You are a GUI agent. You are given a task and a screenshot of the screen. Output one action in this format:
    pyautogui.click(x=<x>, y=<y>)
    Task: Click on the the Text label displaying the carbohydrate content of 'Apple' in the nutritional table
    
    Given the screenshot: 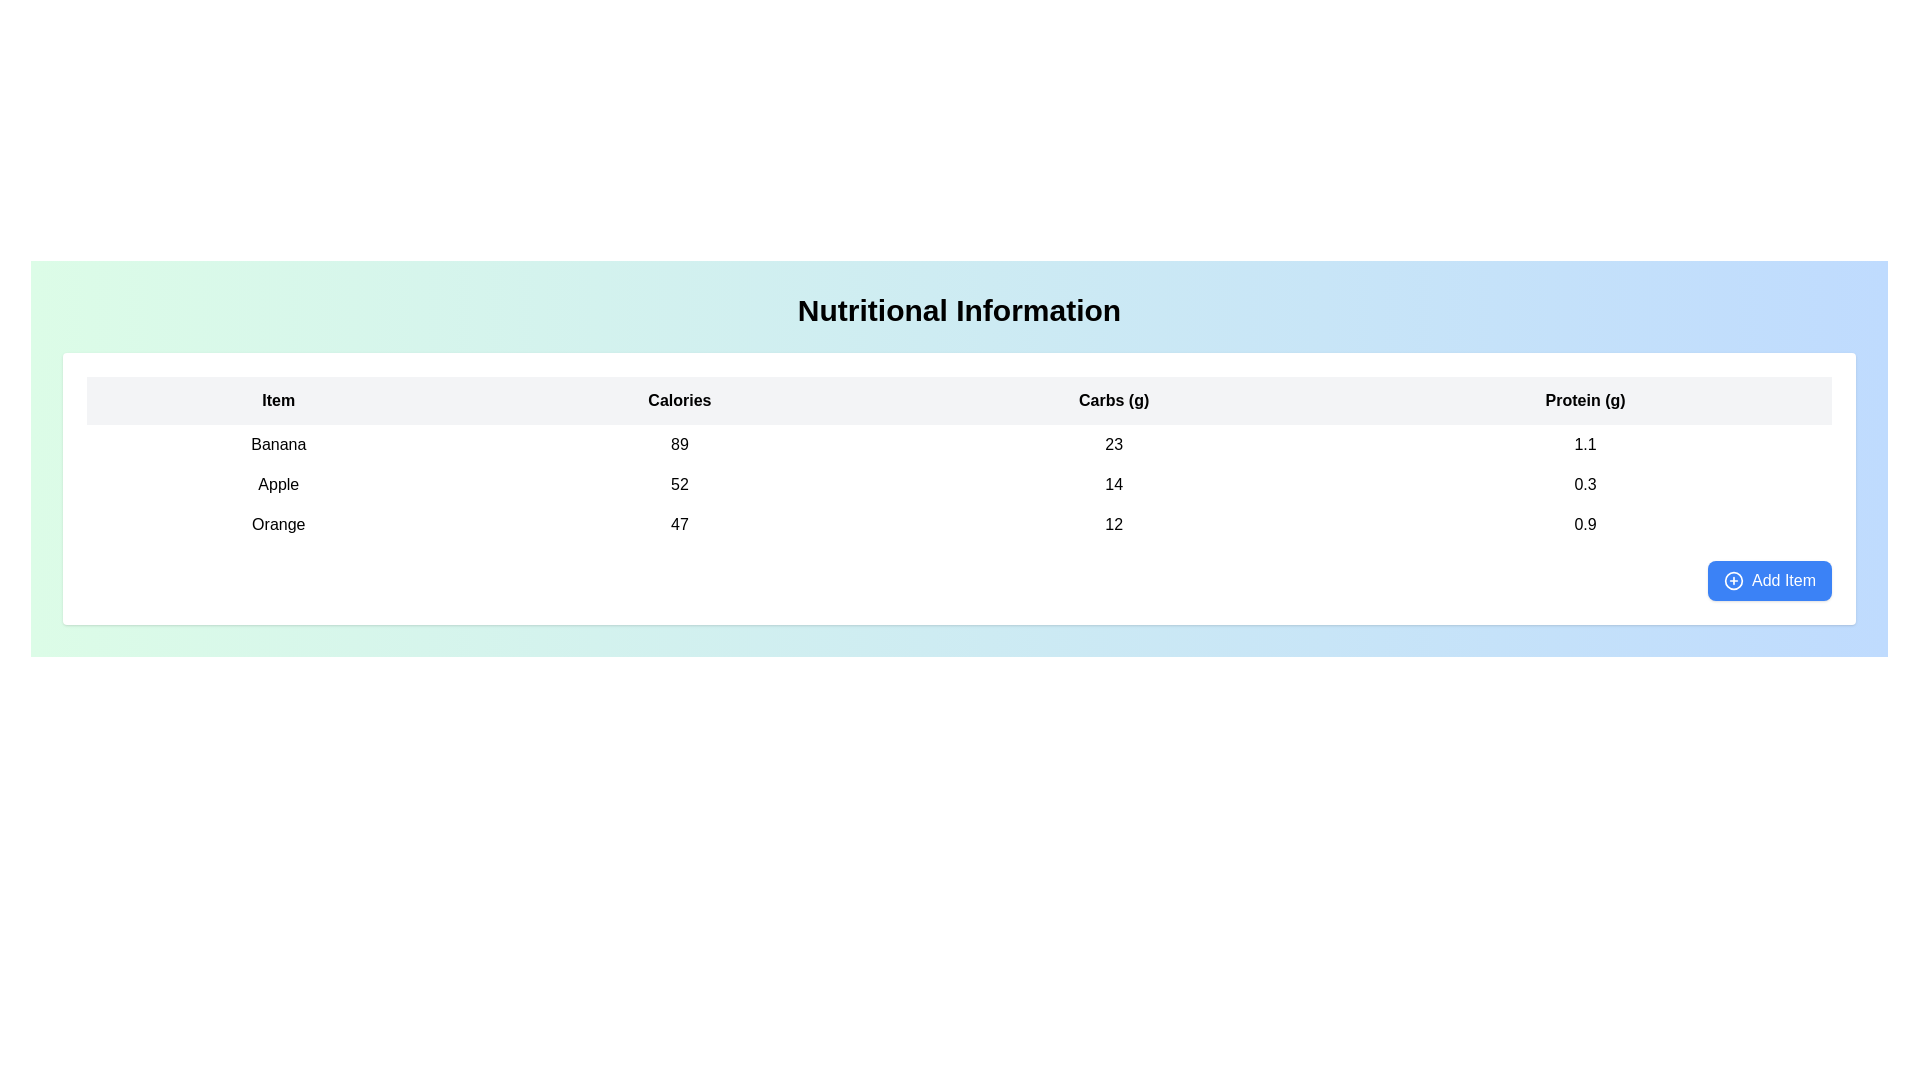 What is the action you would take?
    pyautogui.click(x=1113, y=485)
    